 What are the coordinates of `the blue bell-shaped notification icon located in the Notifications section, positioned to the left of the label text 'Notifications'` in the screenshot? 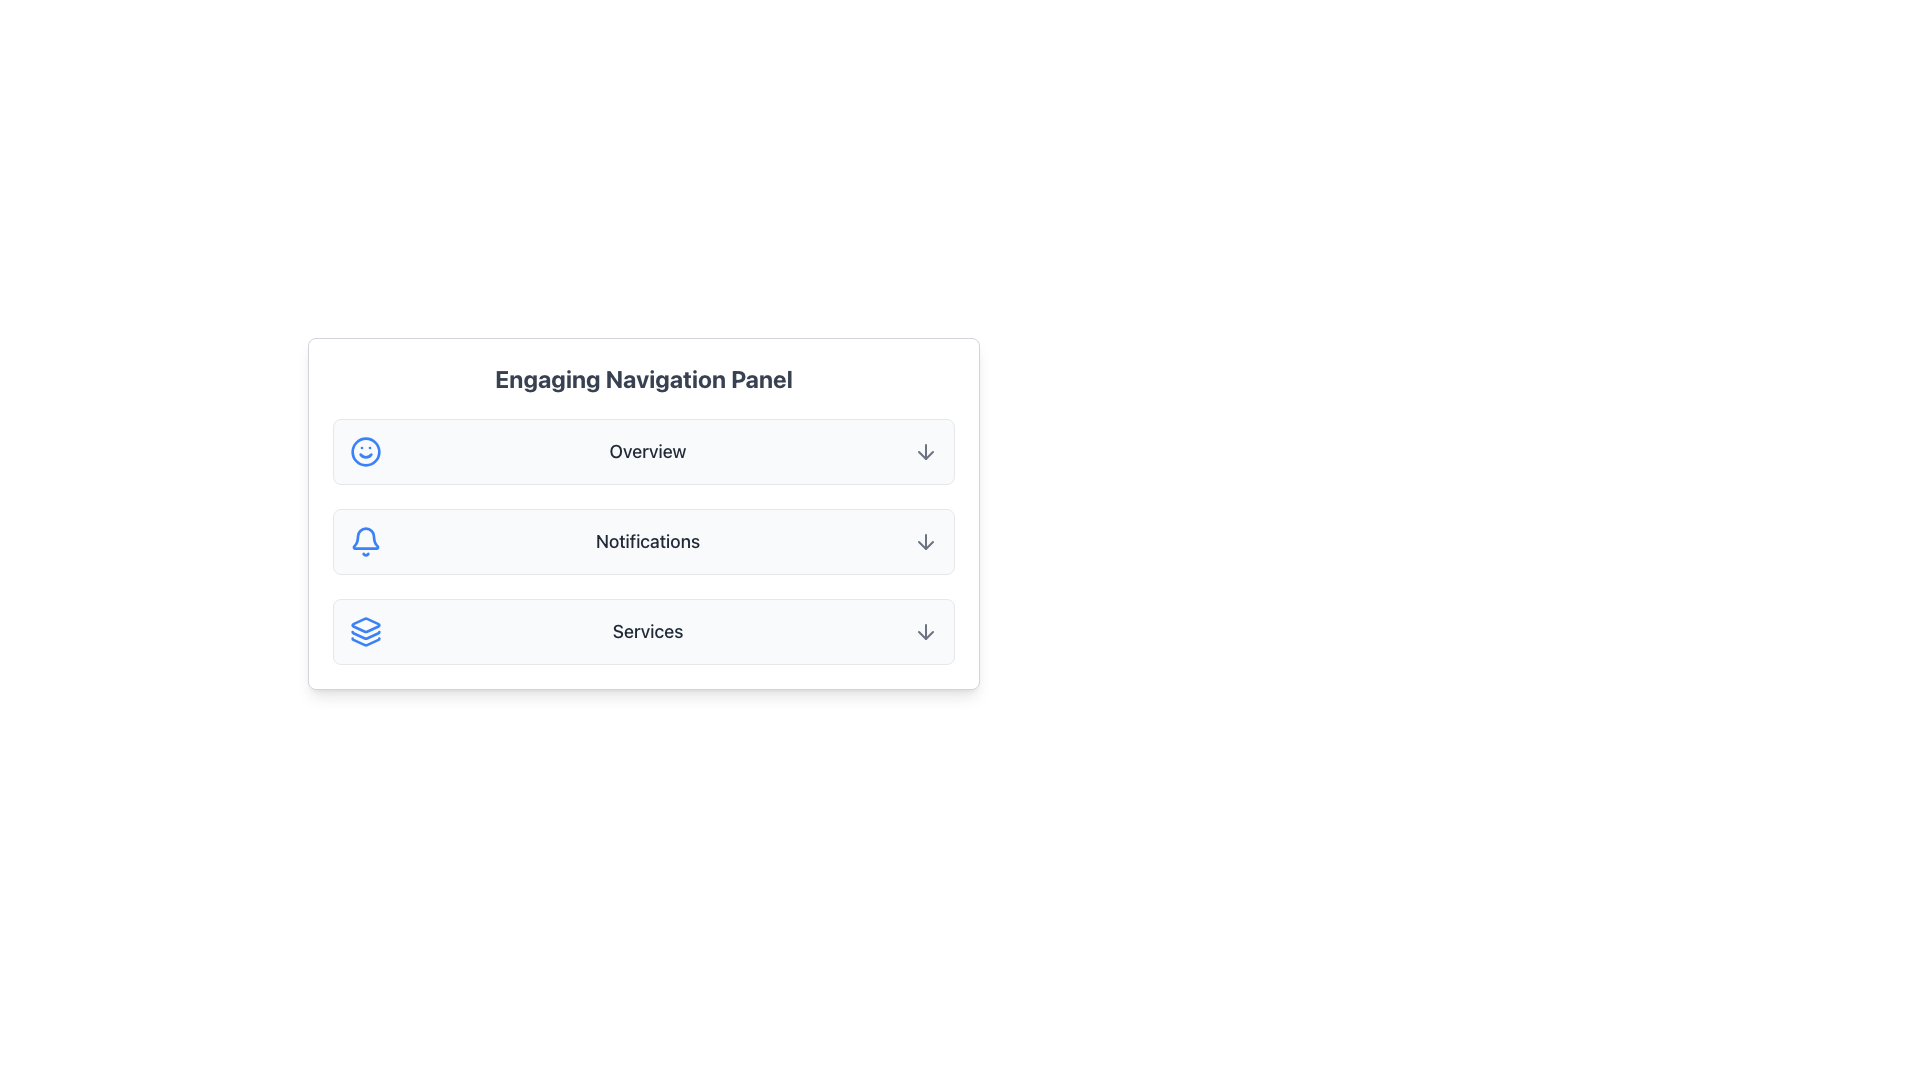 It's located at (365, 542).